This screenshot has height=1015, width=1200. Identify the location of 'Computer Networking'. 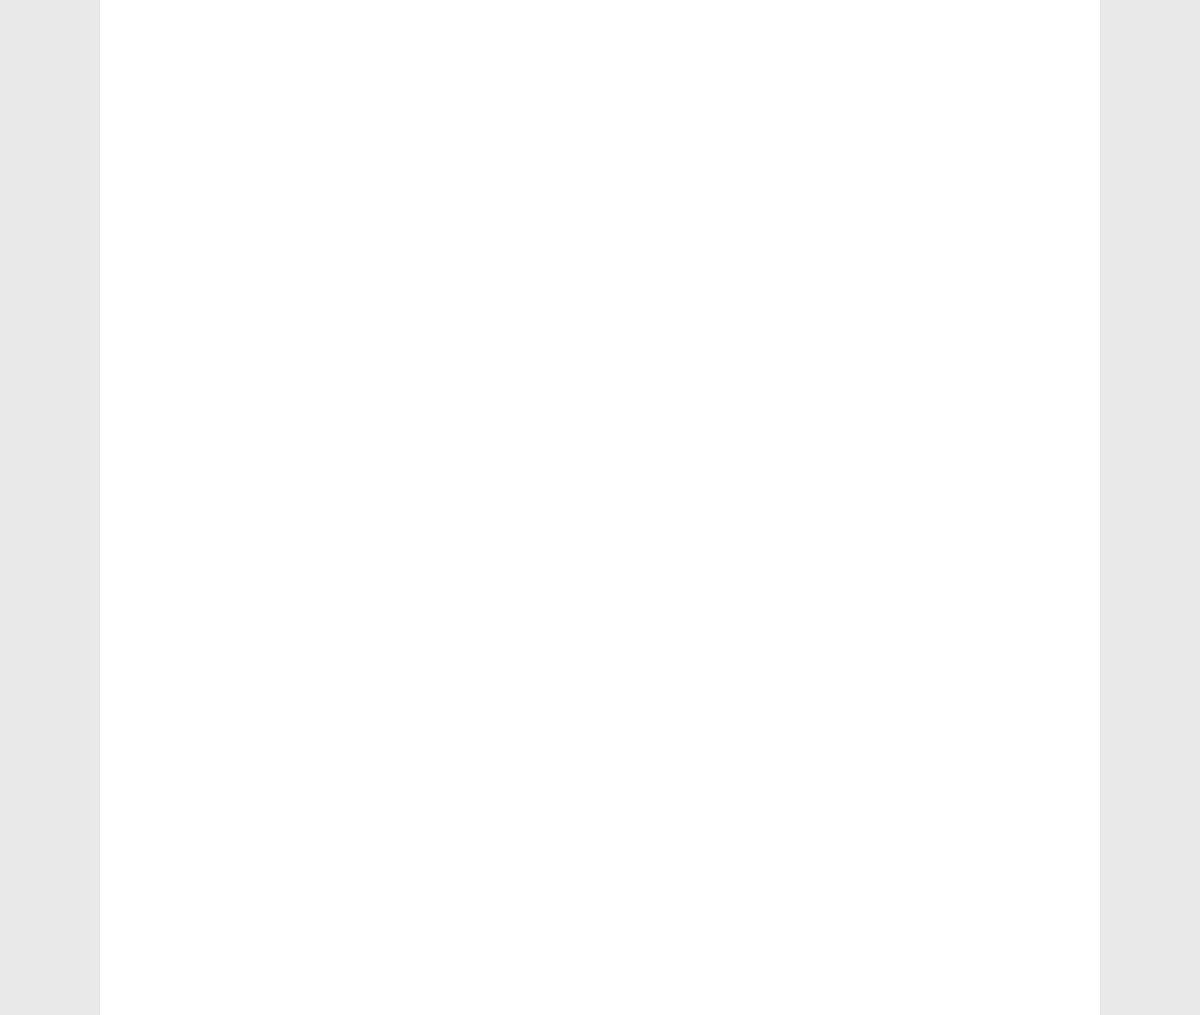
(217, 793).